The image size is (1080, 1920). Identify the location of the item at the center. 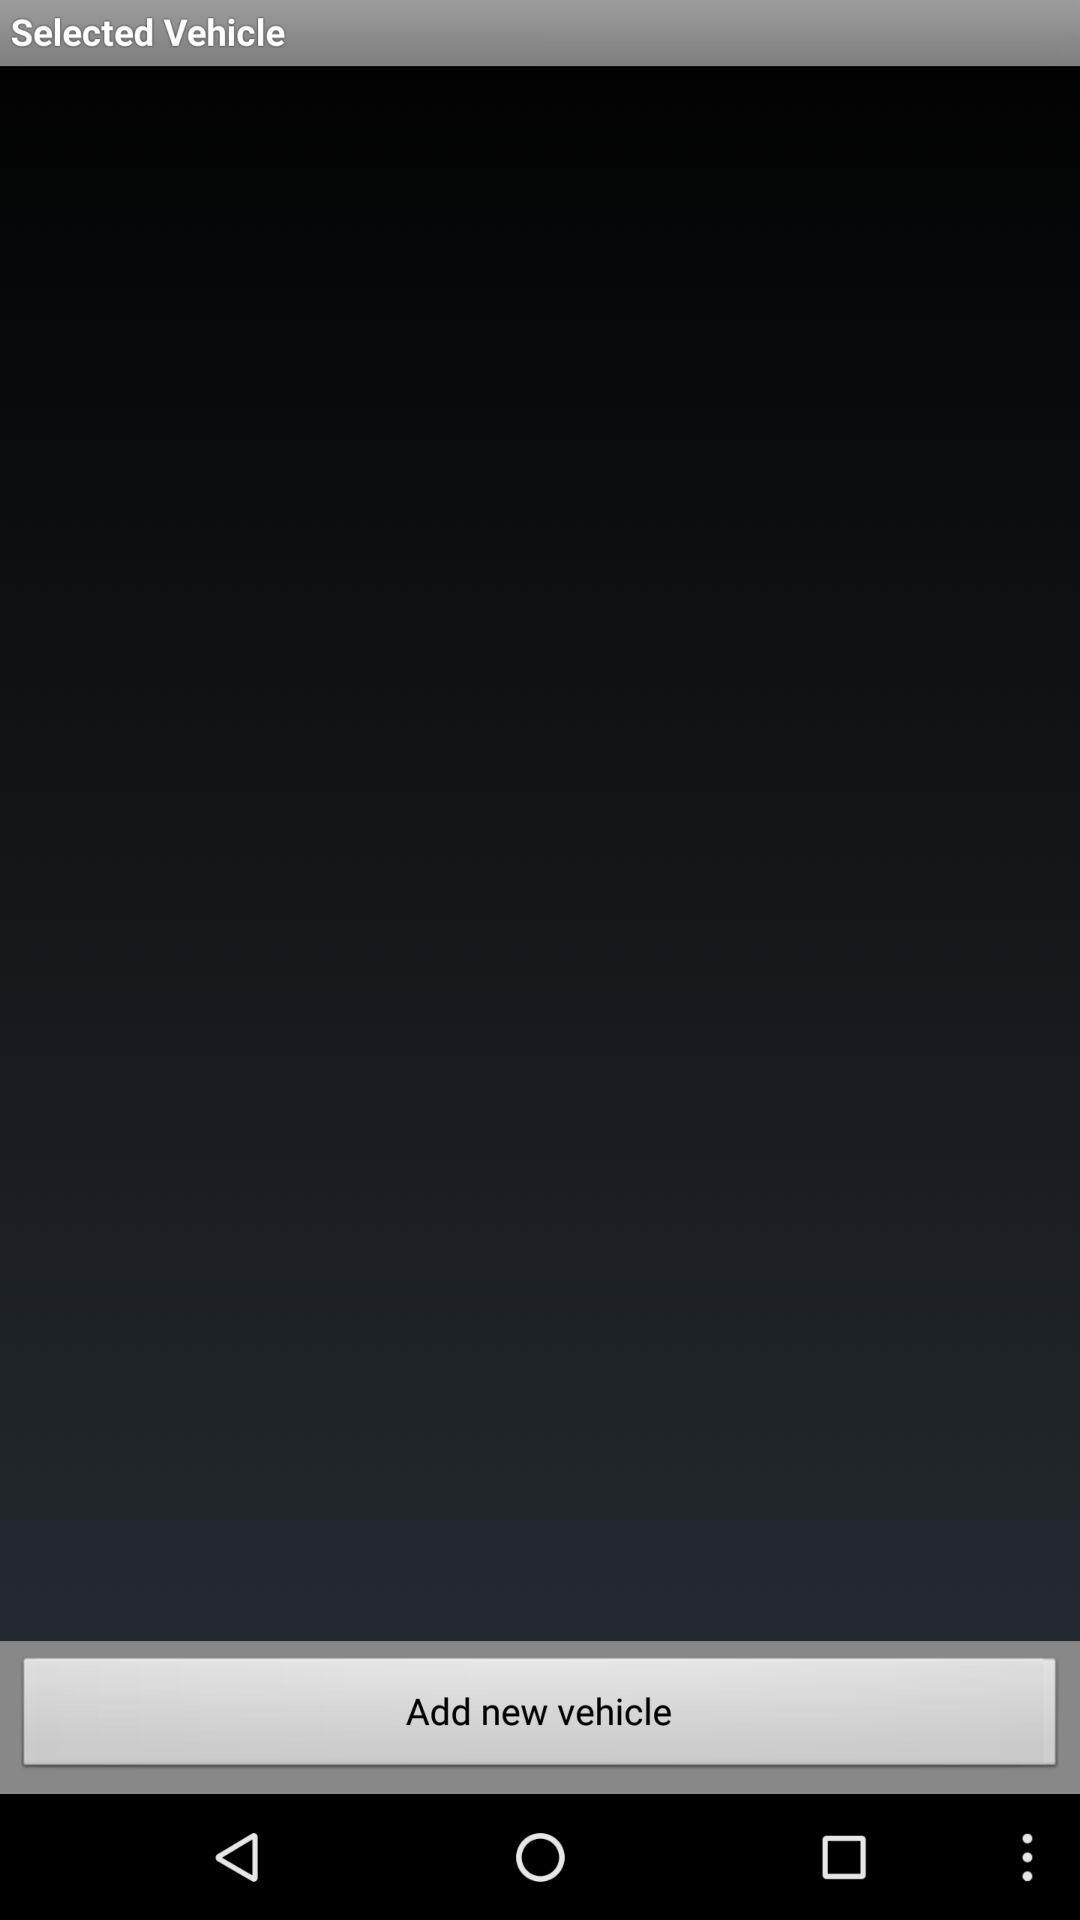
(540, 853).